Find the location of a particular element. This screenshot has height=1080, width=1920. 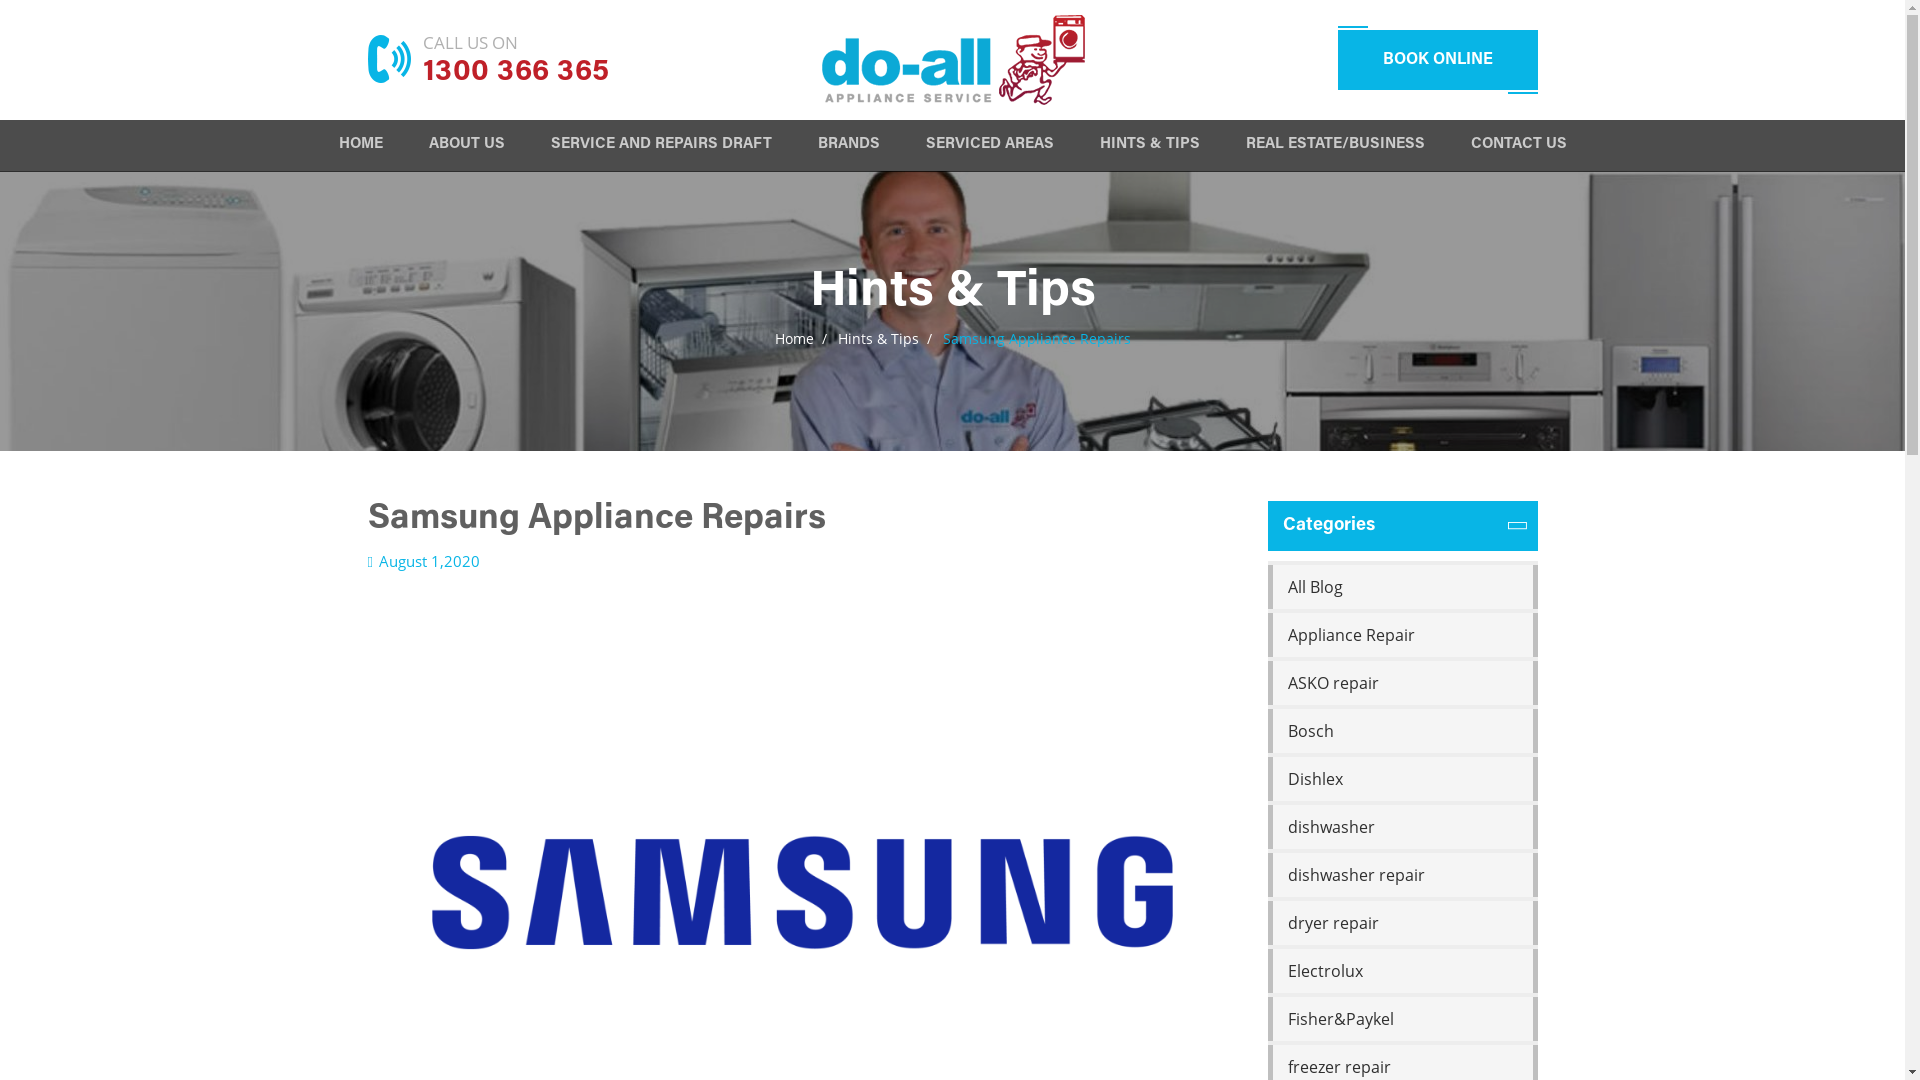

'Bosch' is located at coordinates (1266, 731).